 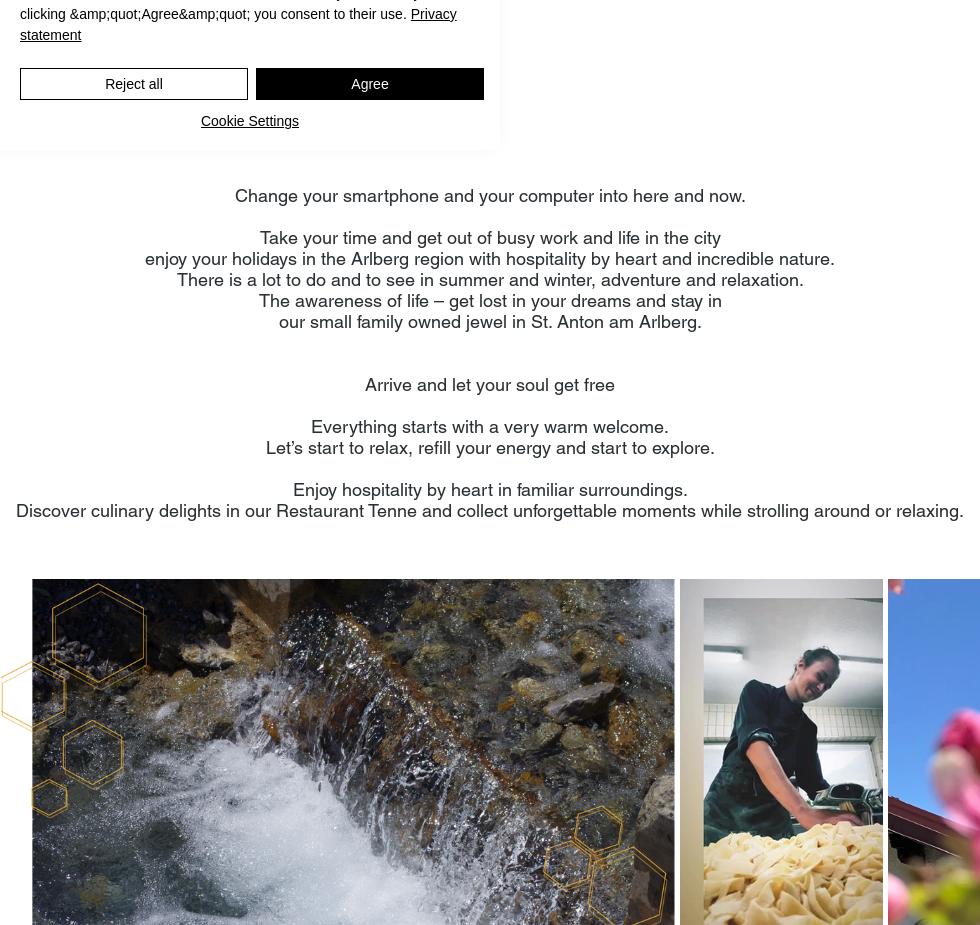 I want to click on 'Everything starts with a very warm welcome.', so click(x=490, y=425).